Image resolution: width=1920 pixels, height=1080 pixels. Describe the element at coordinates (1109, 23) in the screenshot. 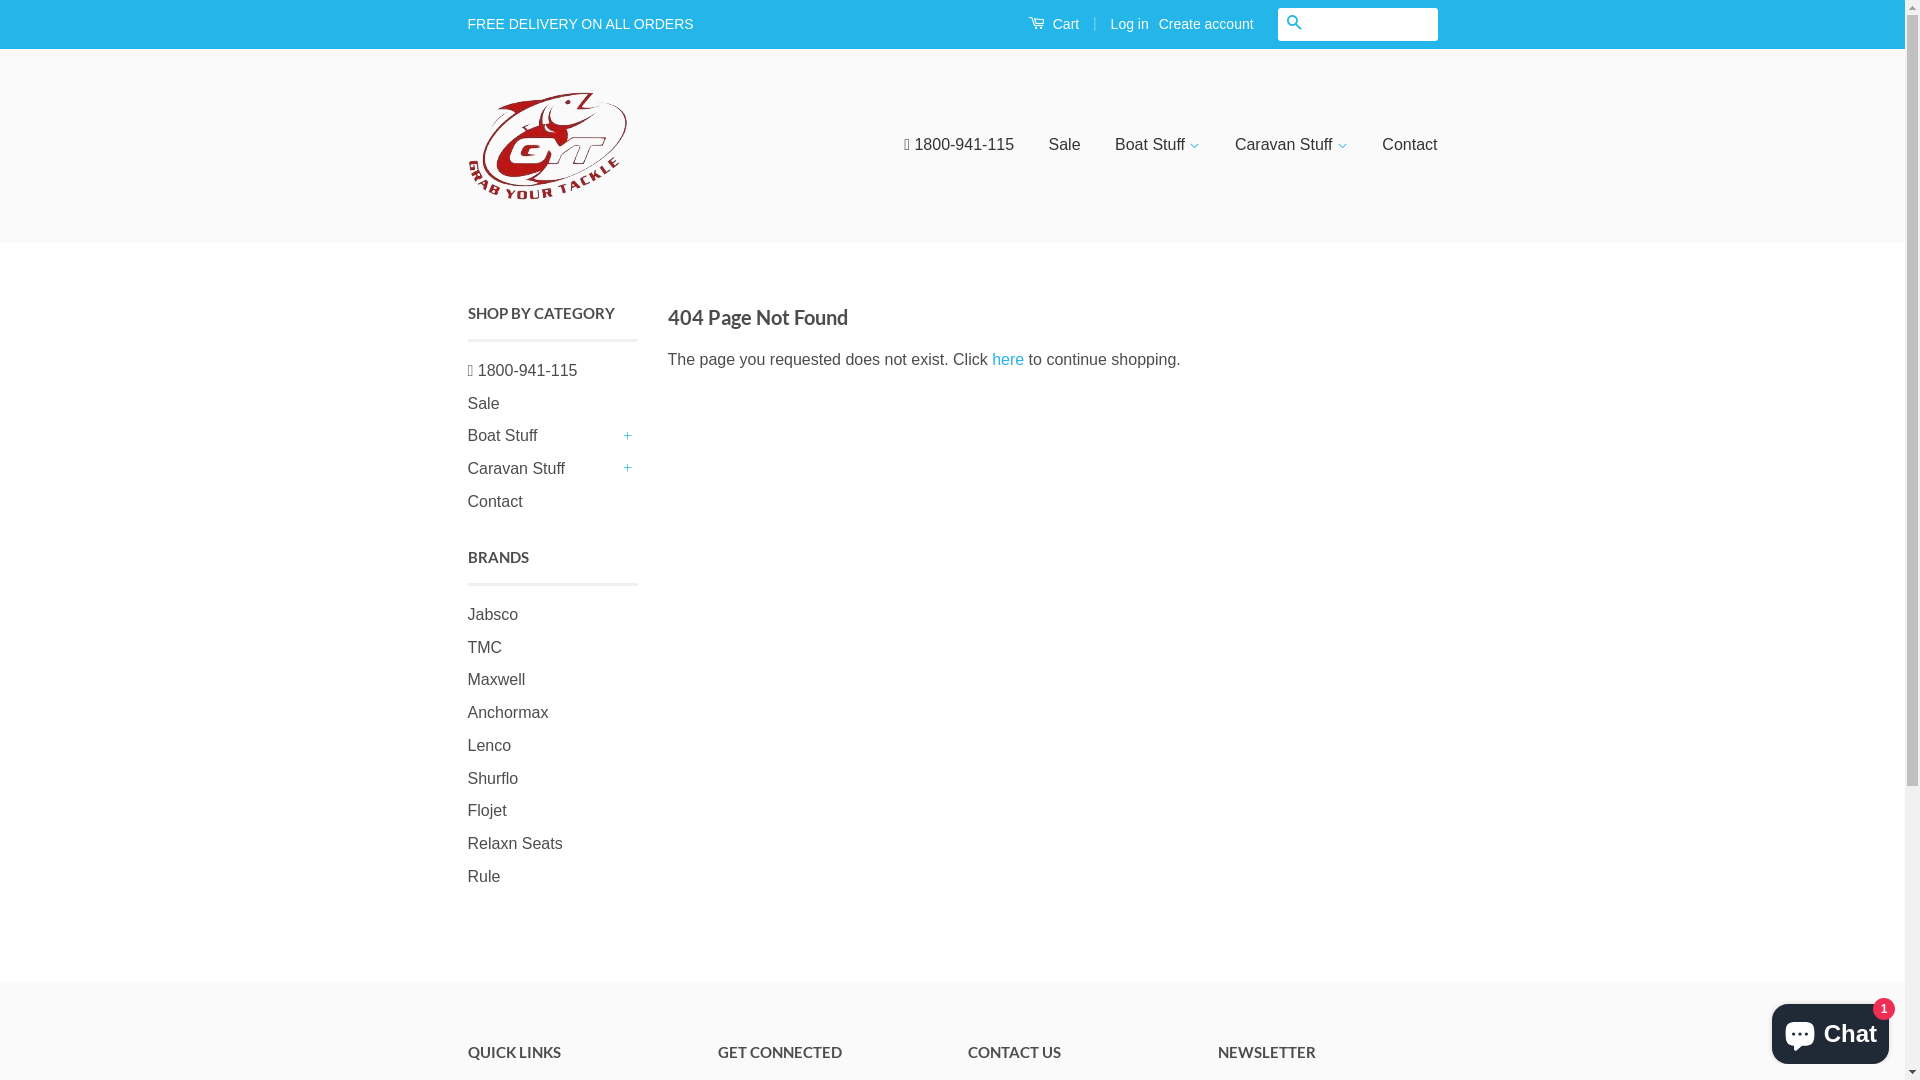

I see `'Log in'` at that location.